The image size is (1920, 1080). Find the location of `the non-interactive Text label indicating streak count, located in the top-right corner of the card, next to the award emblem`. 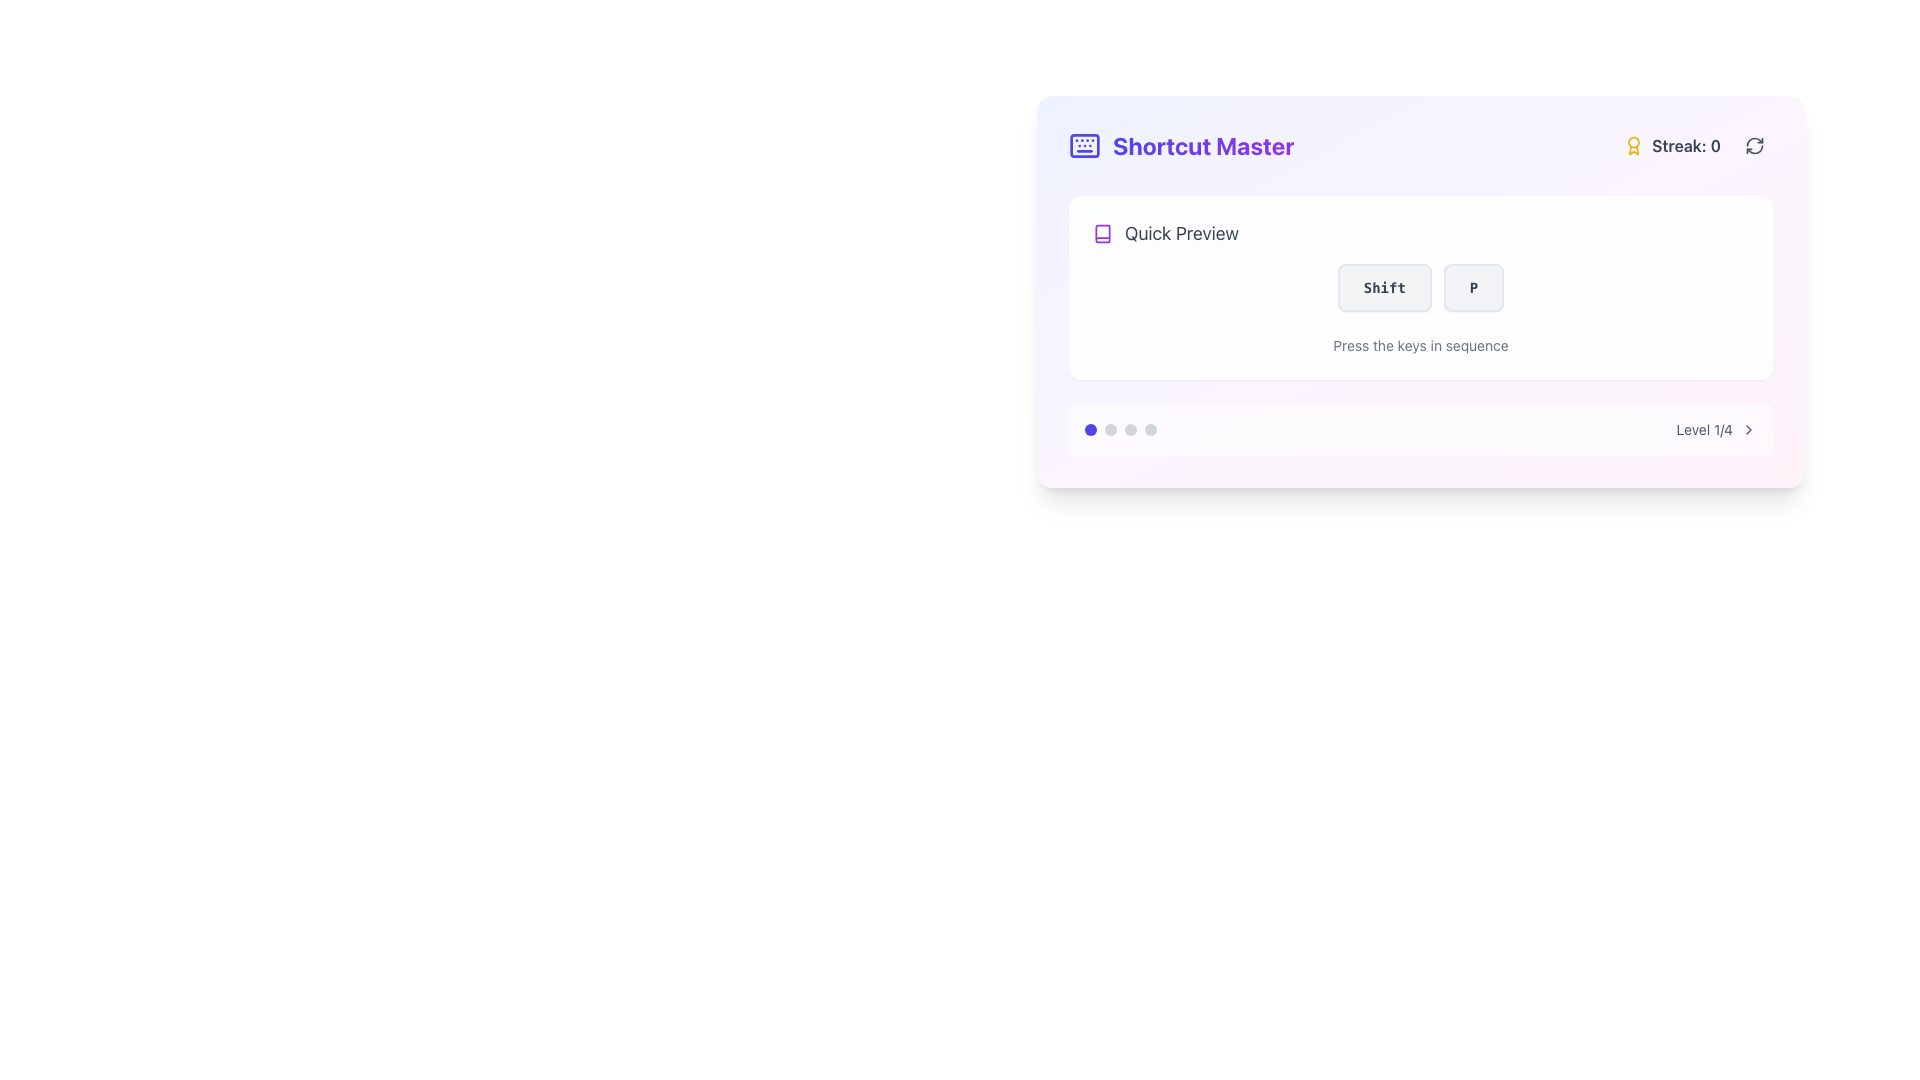

the non-interactive Text label indicating streak count, located in the top-right corner of the card, next to the award emblem is located at coordinates (1685, 145).